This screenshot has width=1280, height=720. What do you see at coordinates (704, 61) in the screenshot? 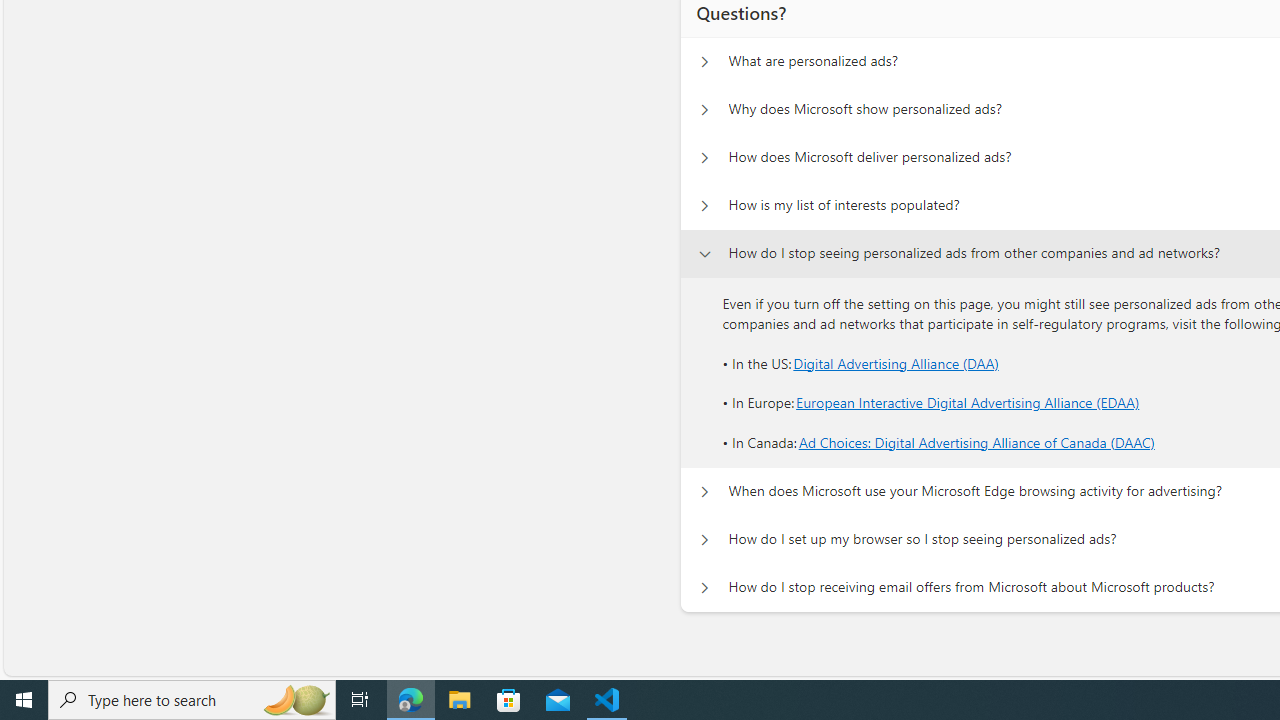
I see `'Questions? What are personalized ads?'` at bounding box center [704, 61].